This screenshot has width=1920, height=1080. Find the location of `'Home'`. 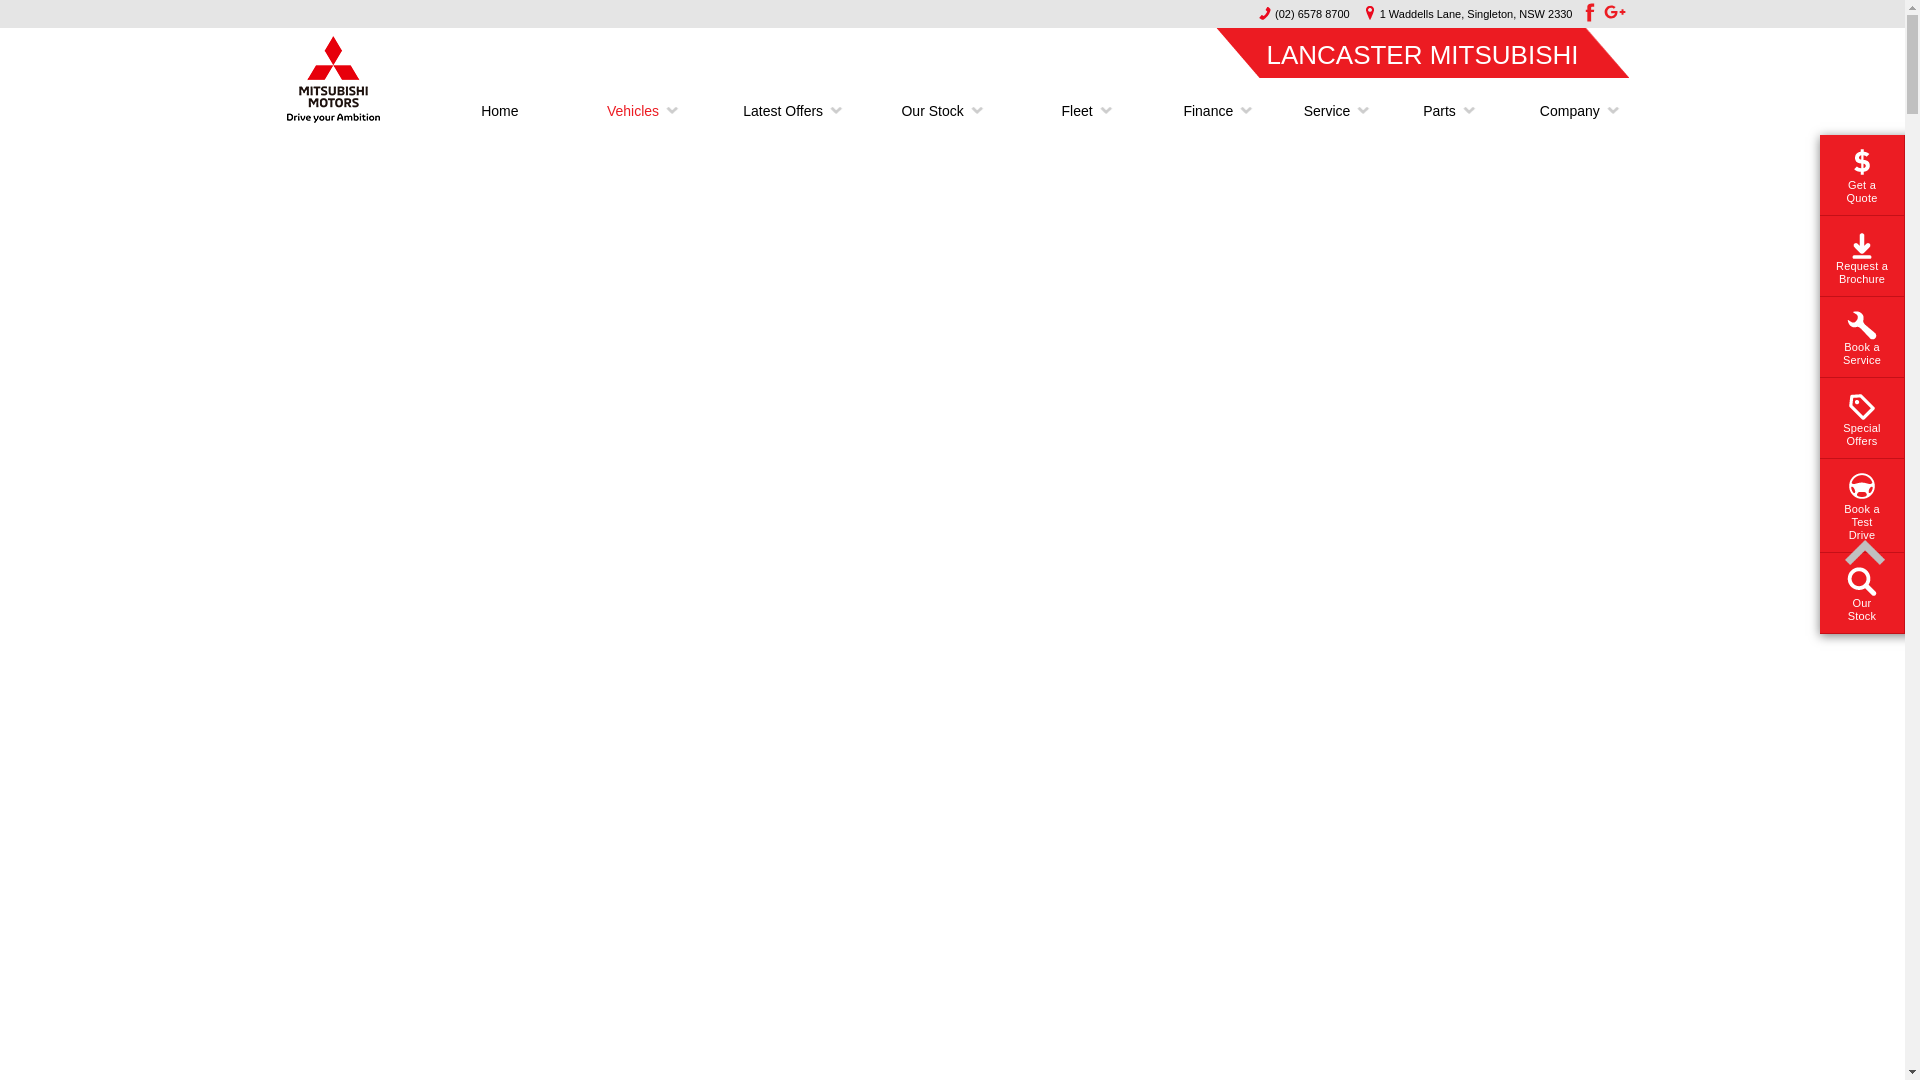

'Home' is located at coordinates (499, 111).